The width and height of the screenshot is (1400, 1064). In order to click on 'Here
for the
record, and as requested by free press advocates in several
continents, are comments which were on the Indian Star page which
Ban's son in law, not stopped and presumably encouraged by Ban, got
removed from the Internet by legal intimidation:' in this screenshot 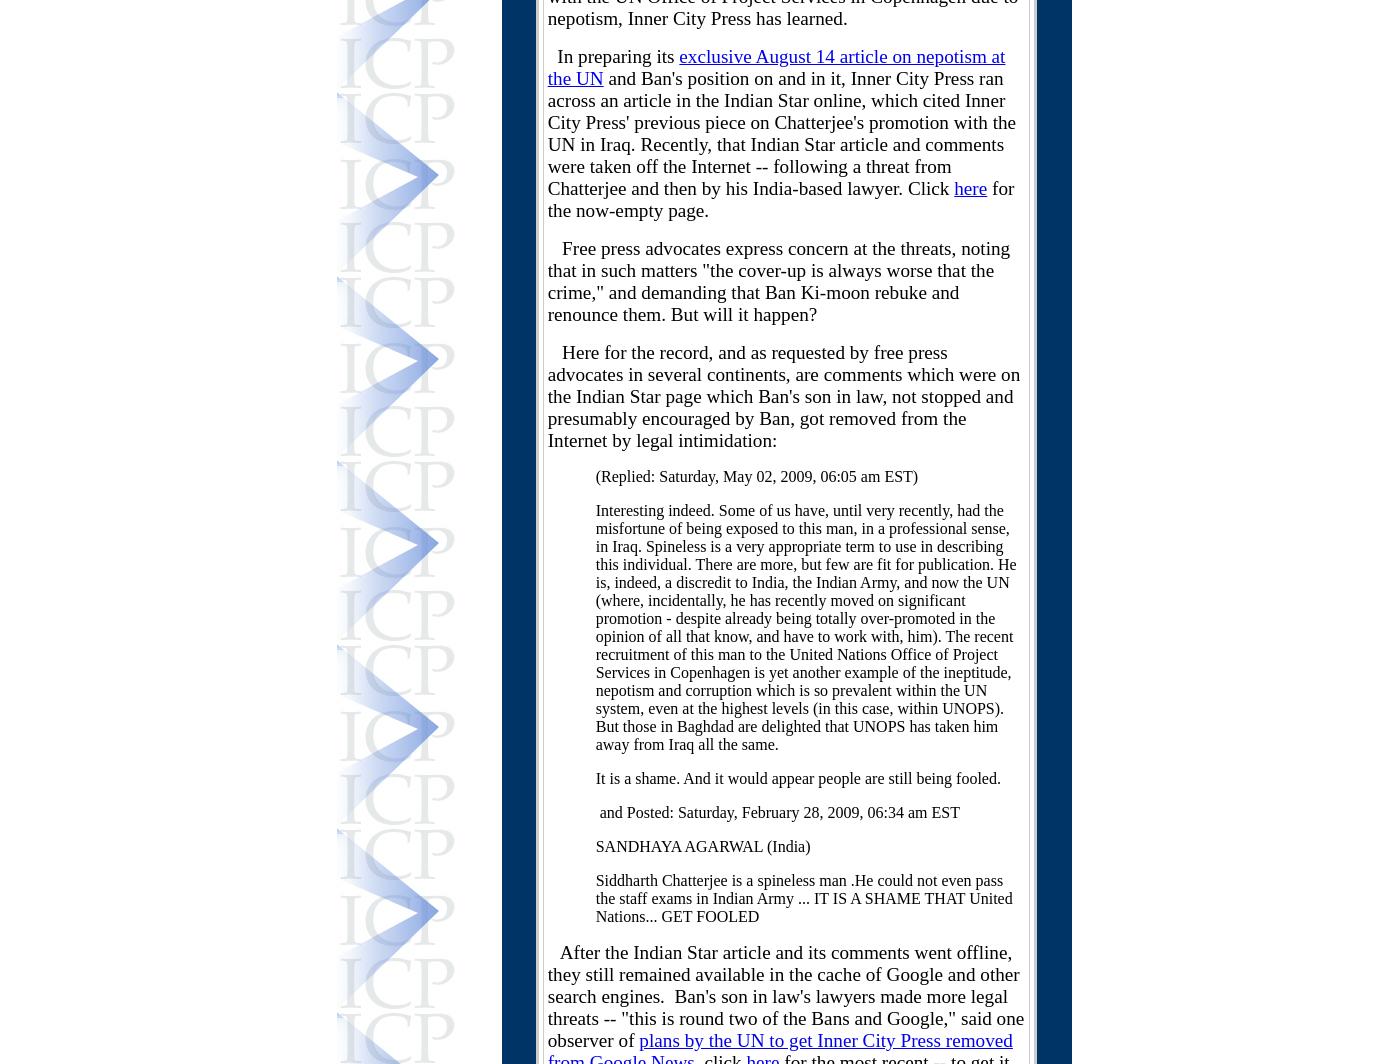, I will do `click(783, 396)`.